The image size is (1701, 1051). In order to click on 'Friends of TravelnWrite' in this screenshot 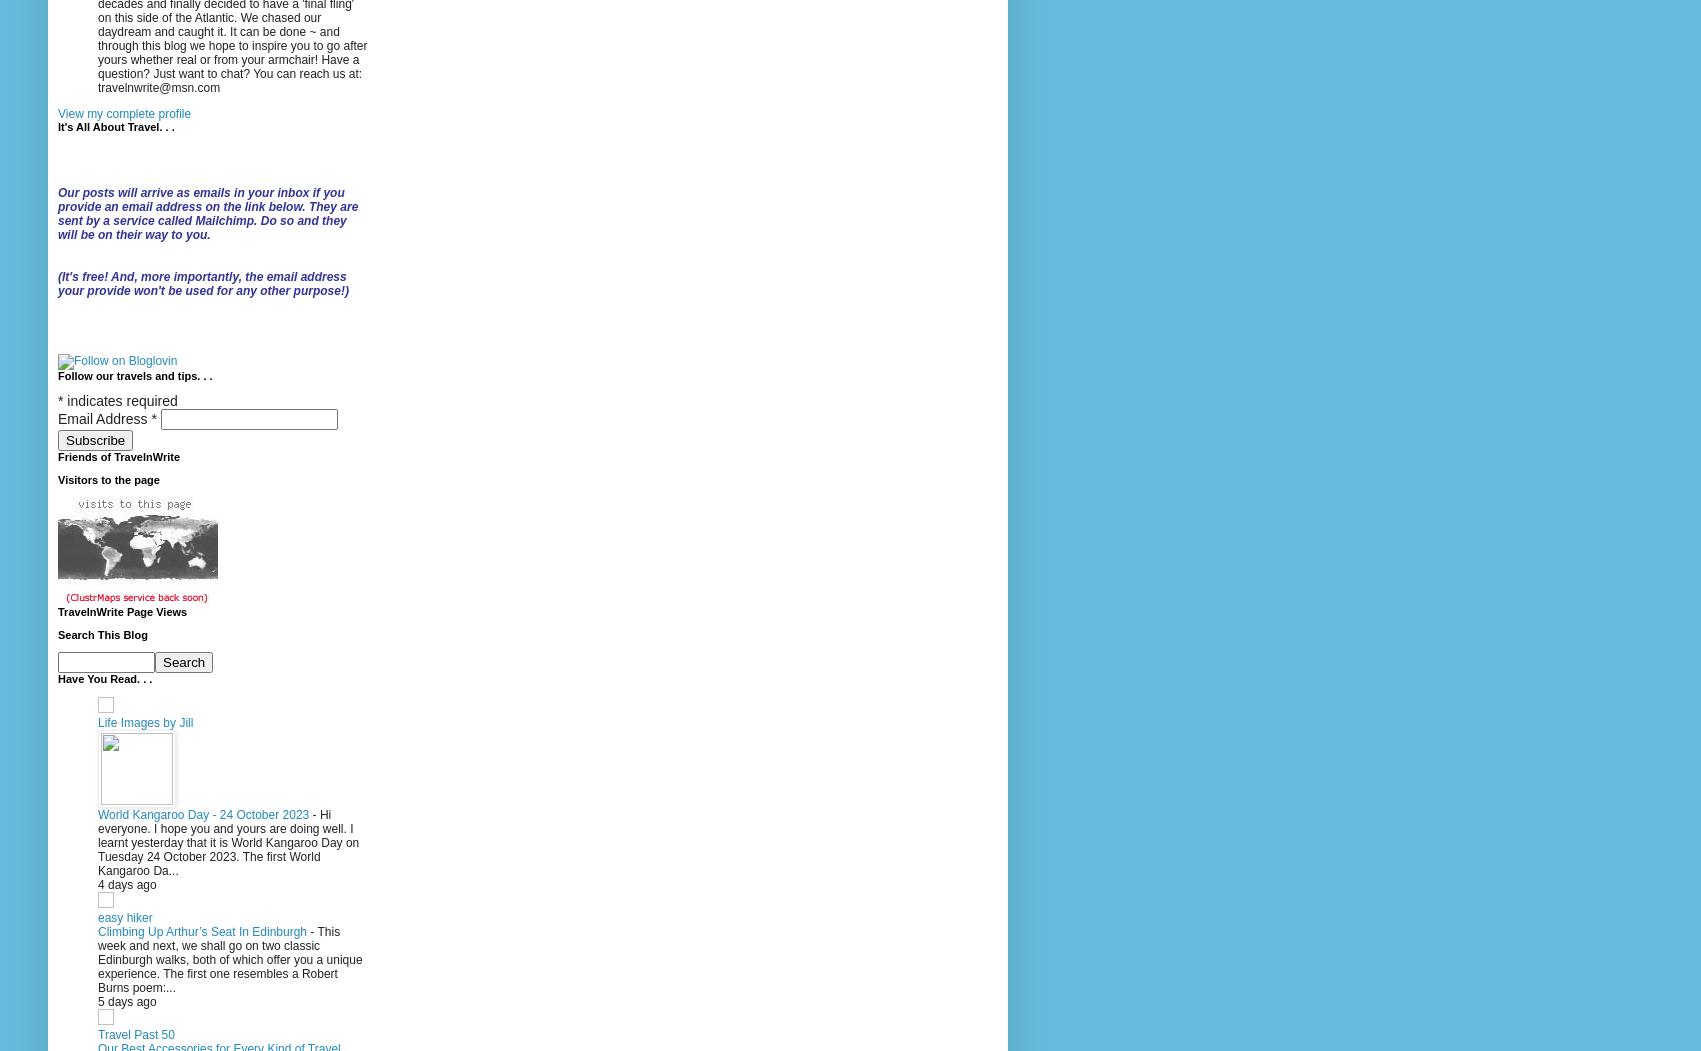, I will do `click(119, 455)`.